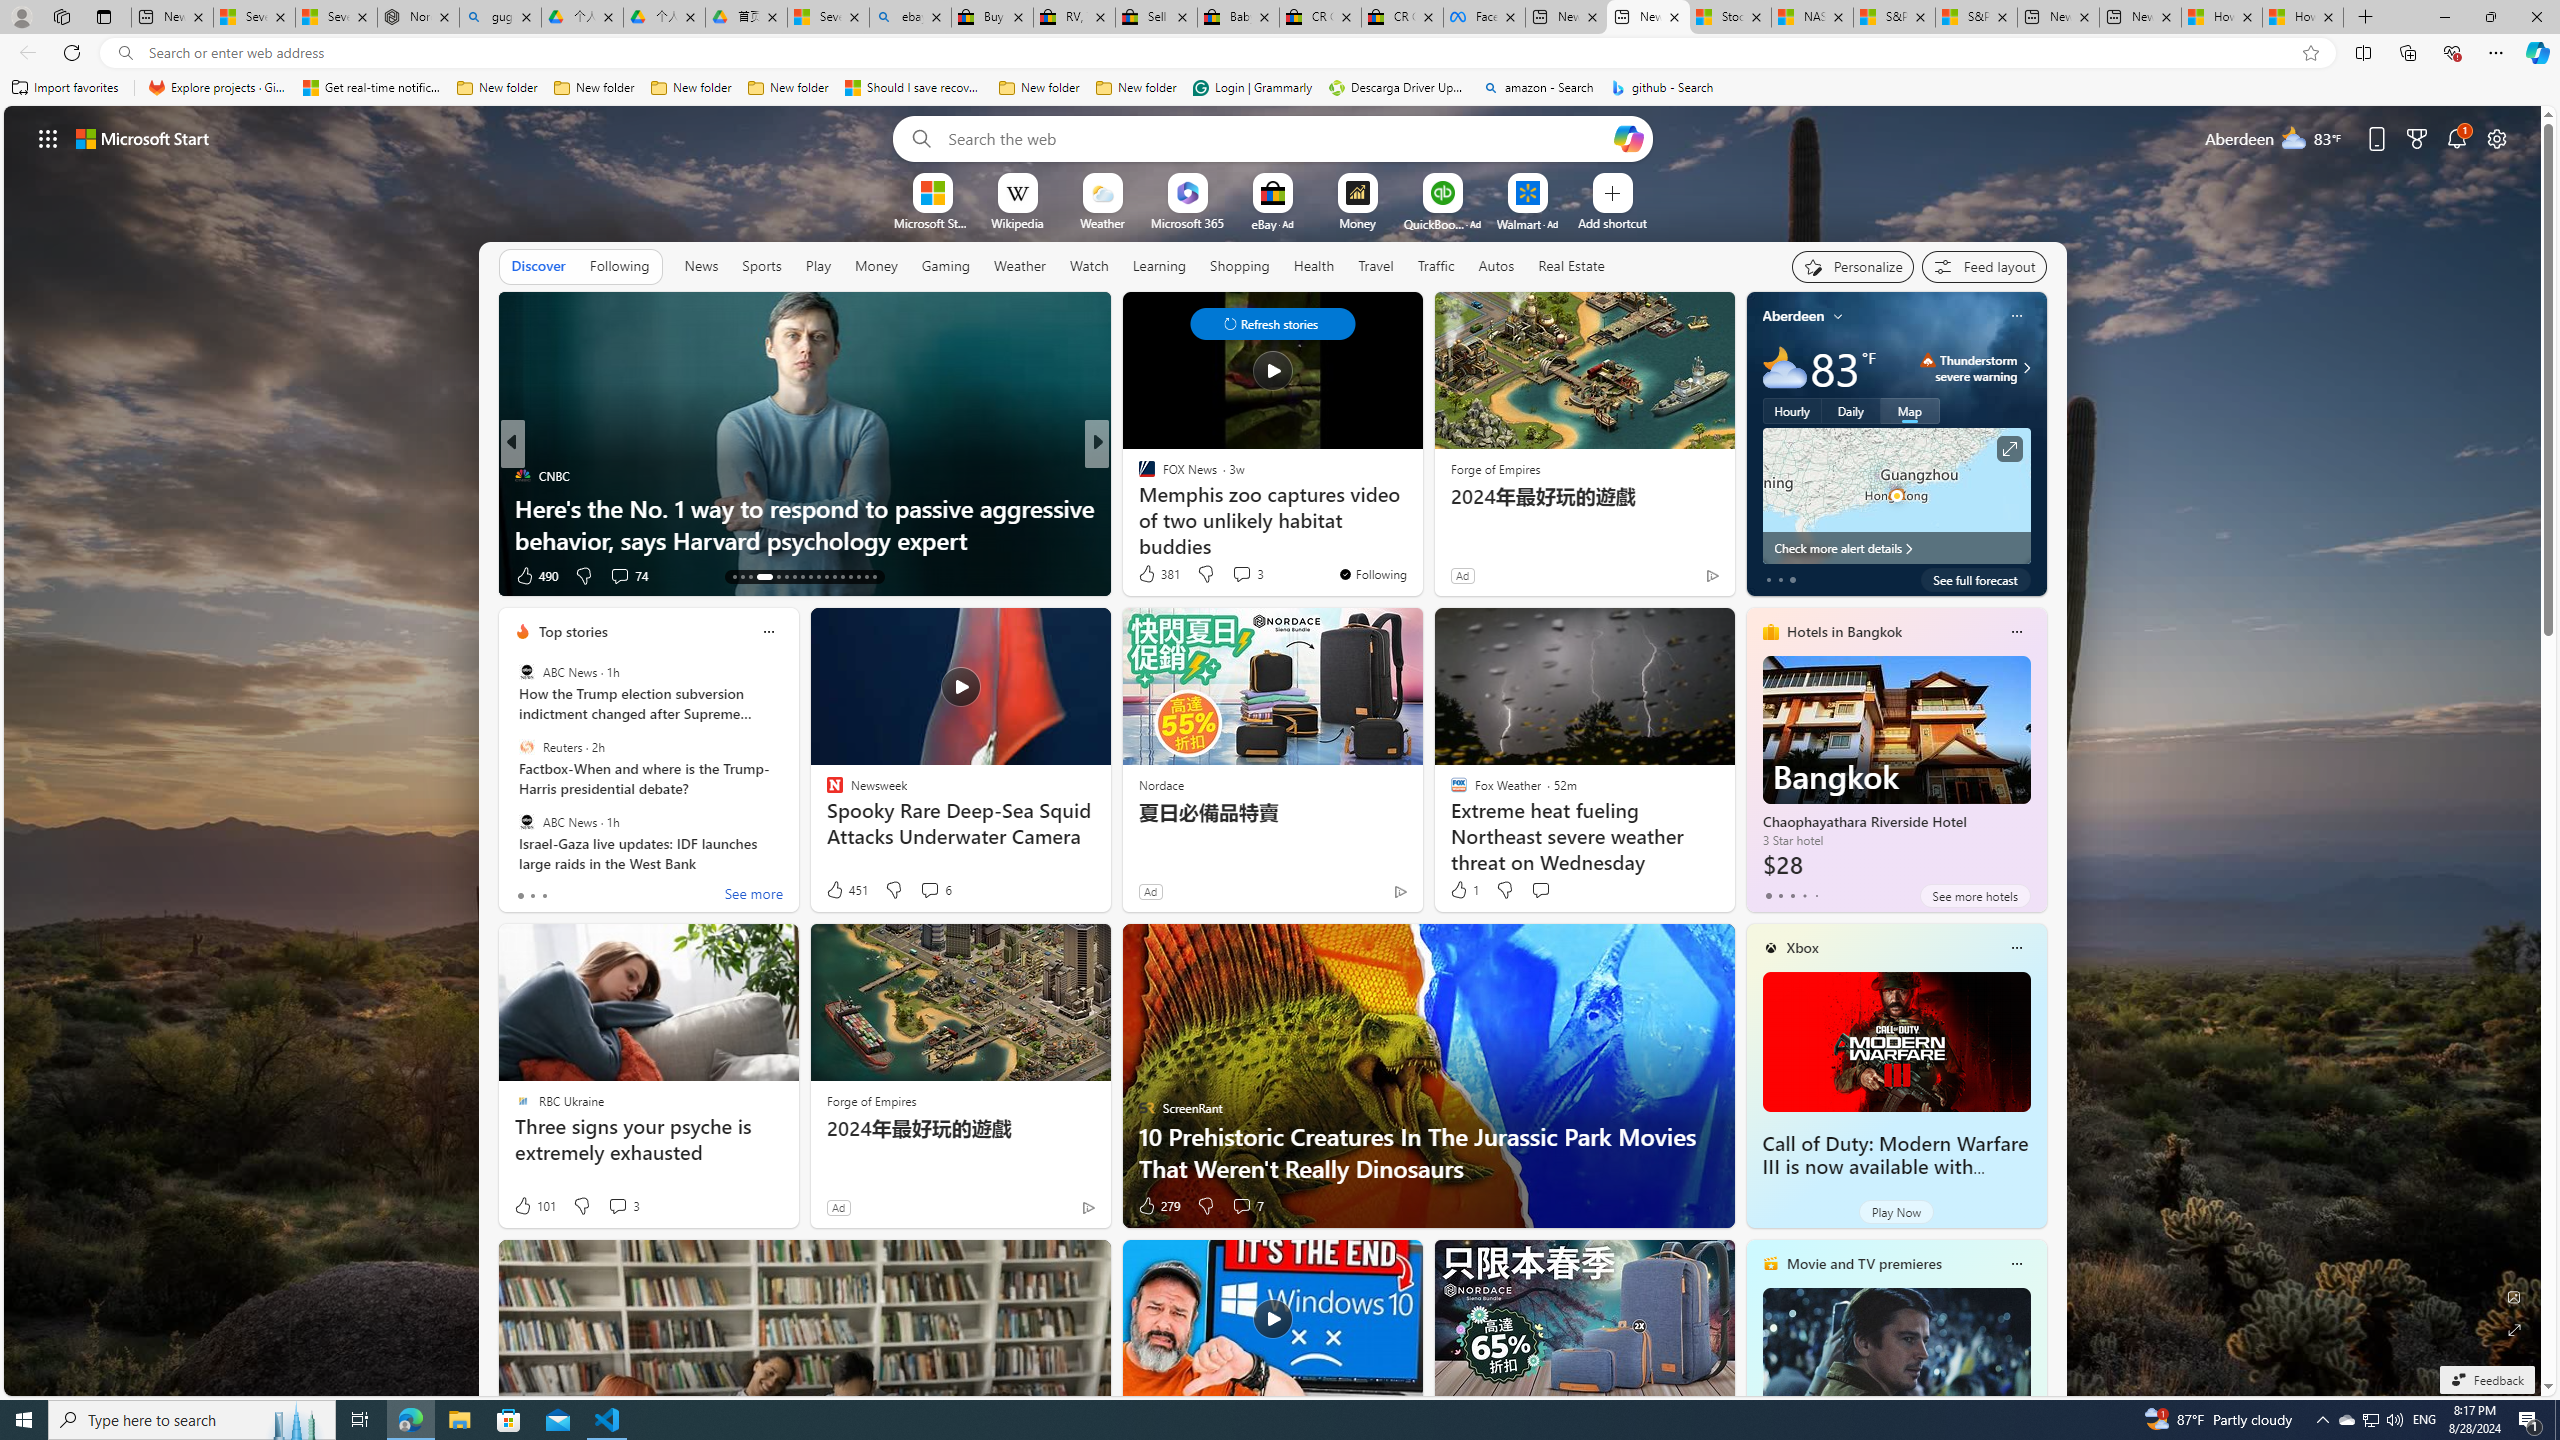 The height and width of the screenshot is (1440, 2560). I want to click on 'See full forecast', so click(1974, 578).